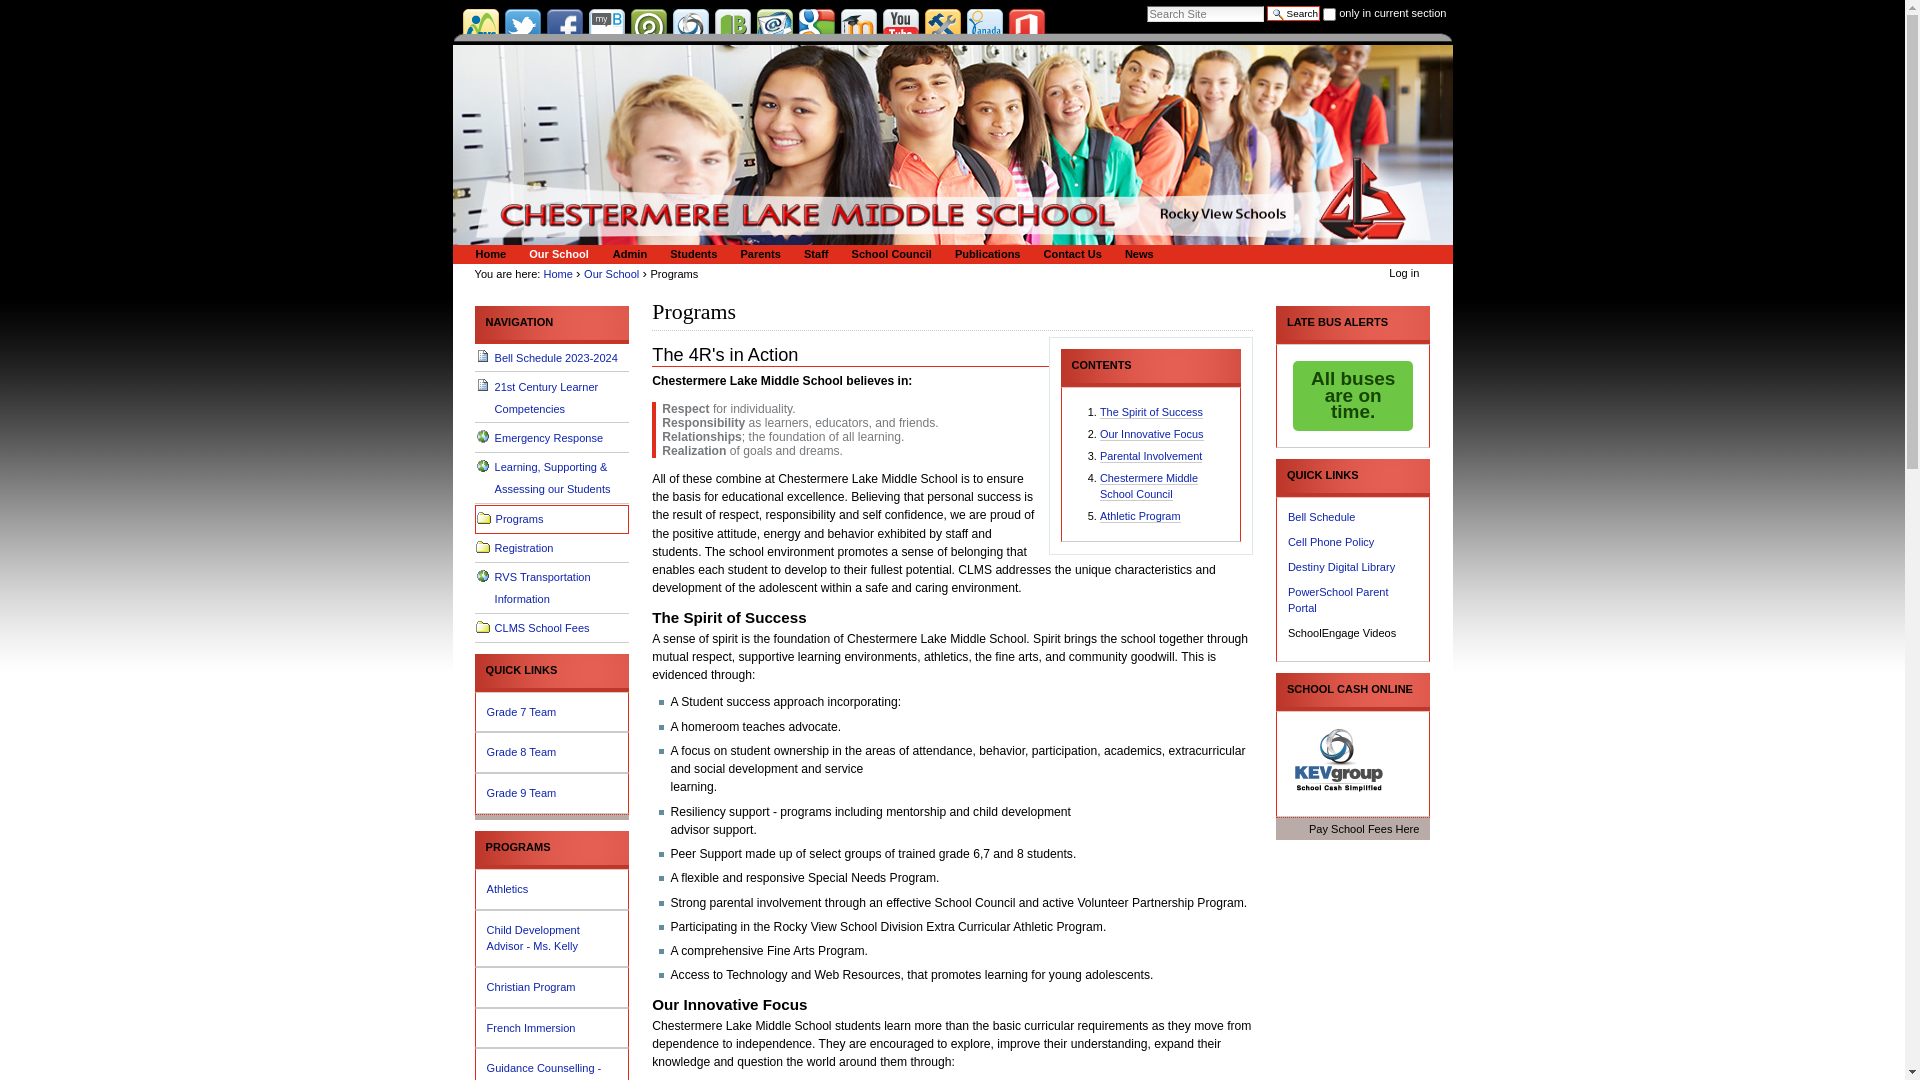 This screenshot has width=1920, height=1080. Describe the element at coordinates (1338, 599) in the screenshot. I see `'PowerSchool Parent Portal'` at that location.